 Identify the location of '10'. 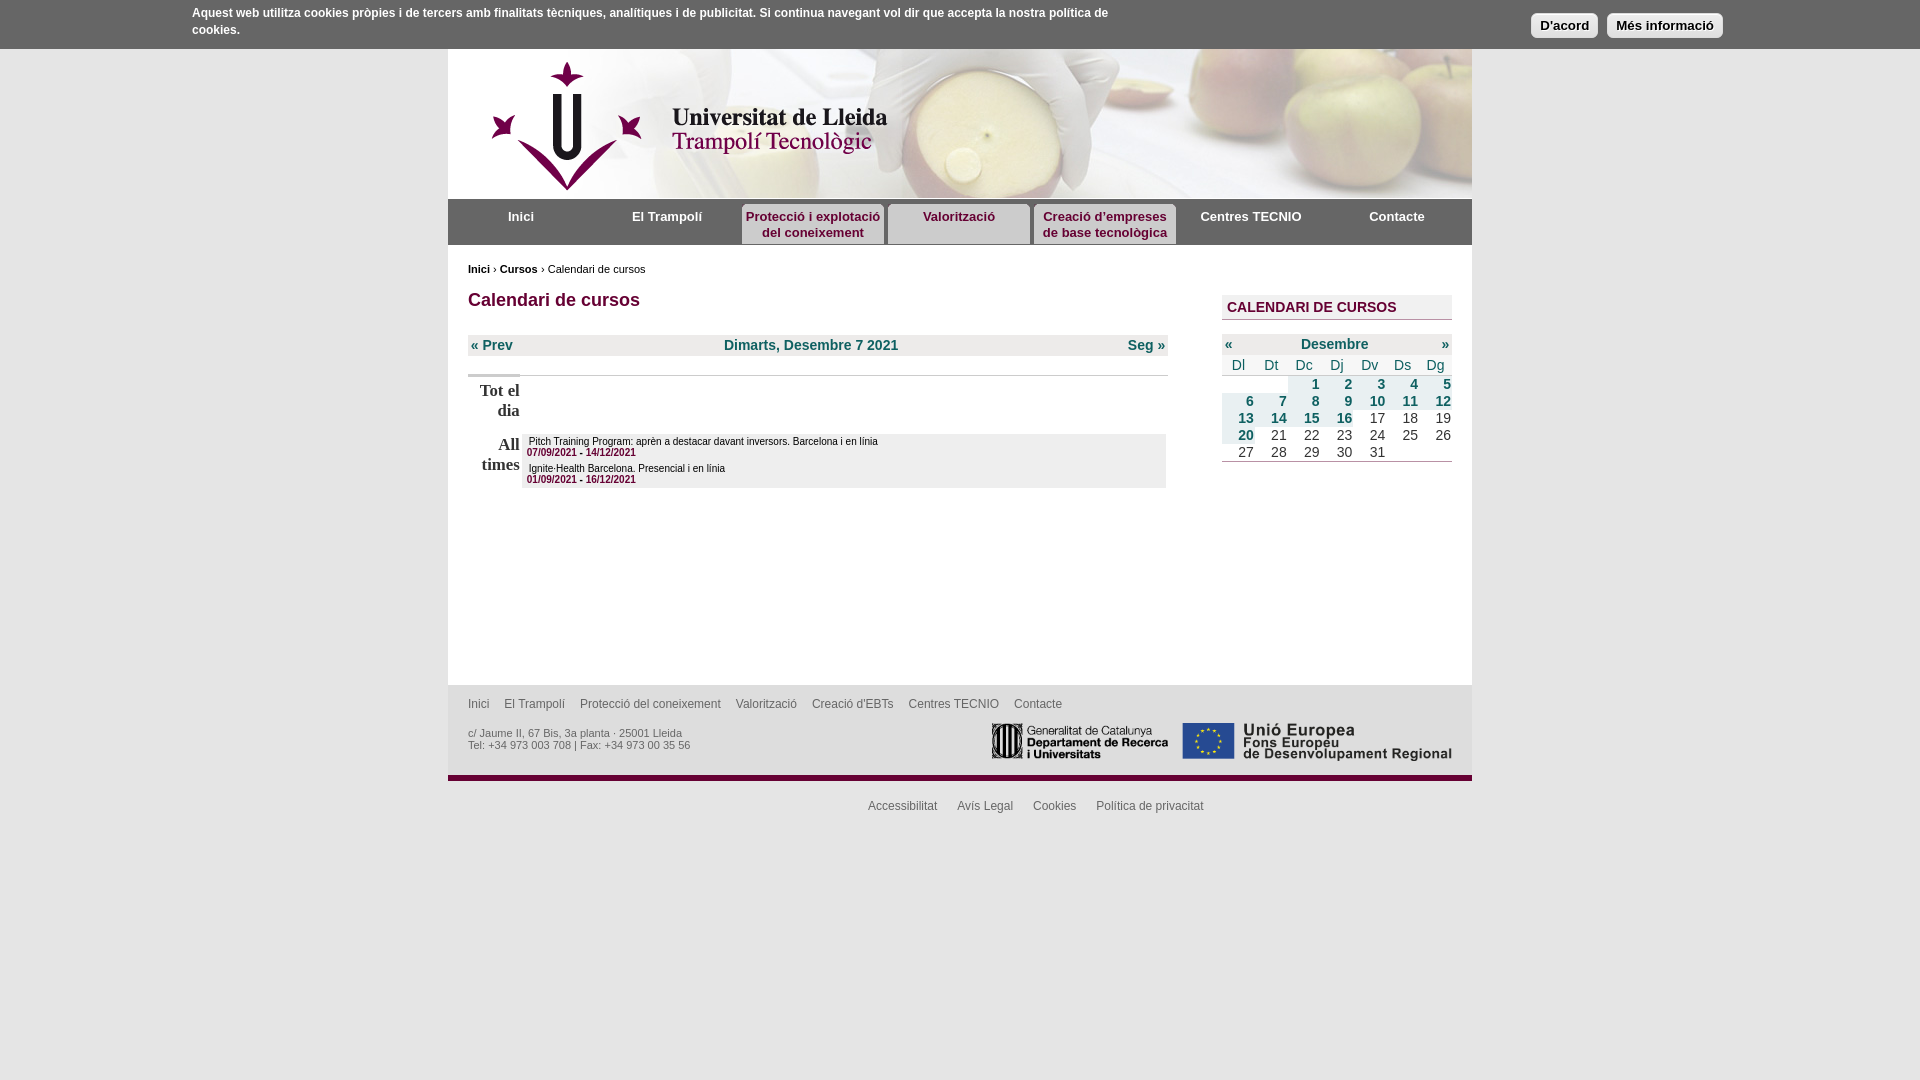
(1376, 401).